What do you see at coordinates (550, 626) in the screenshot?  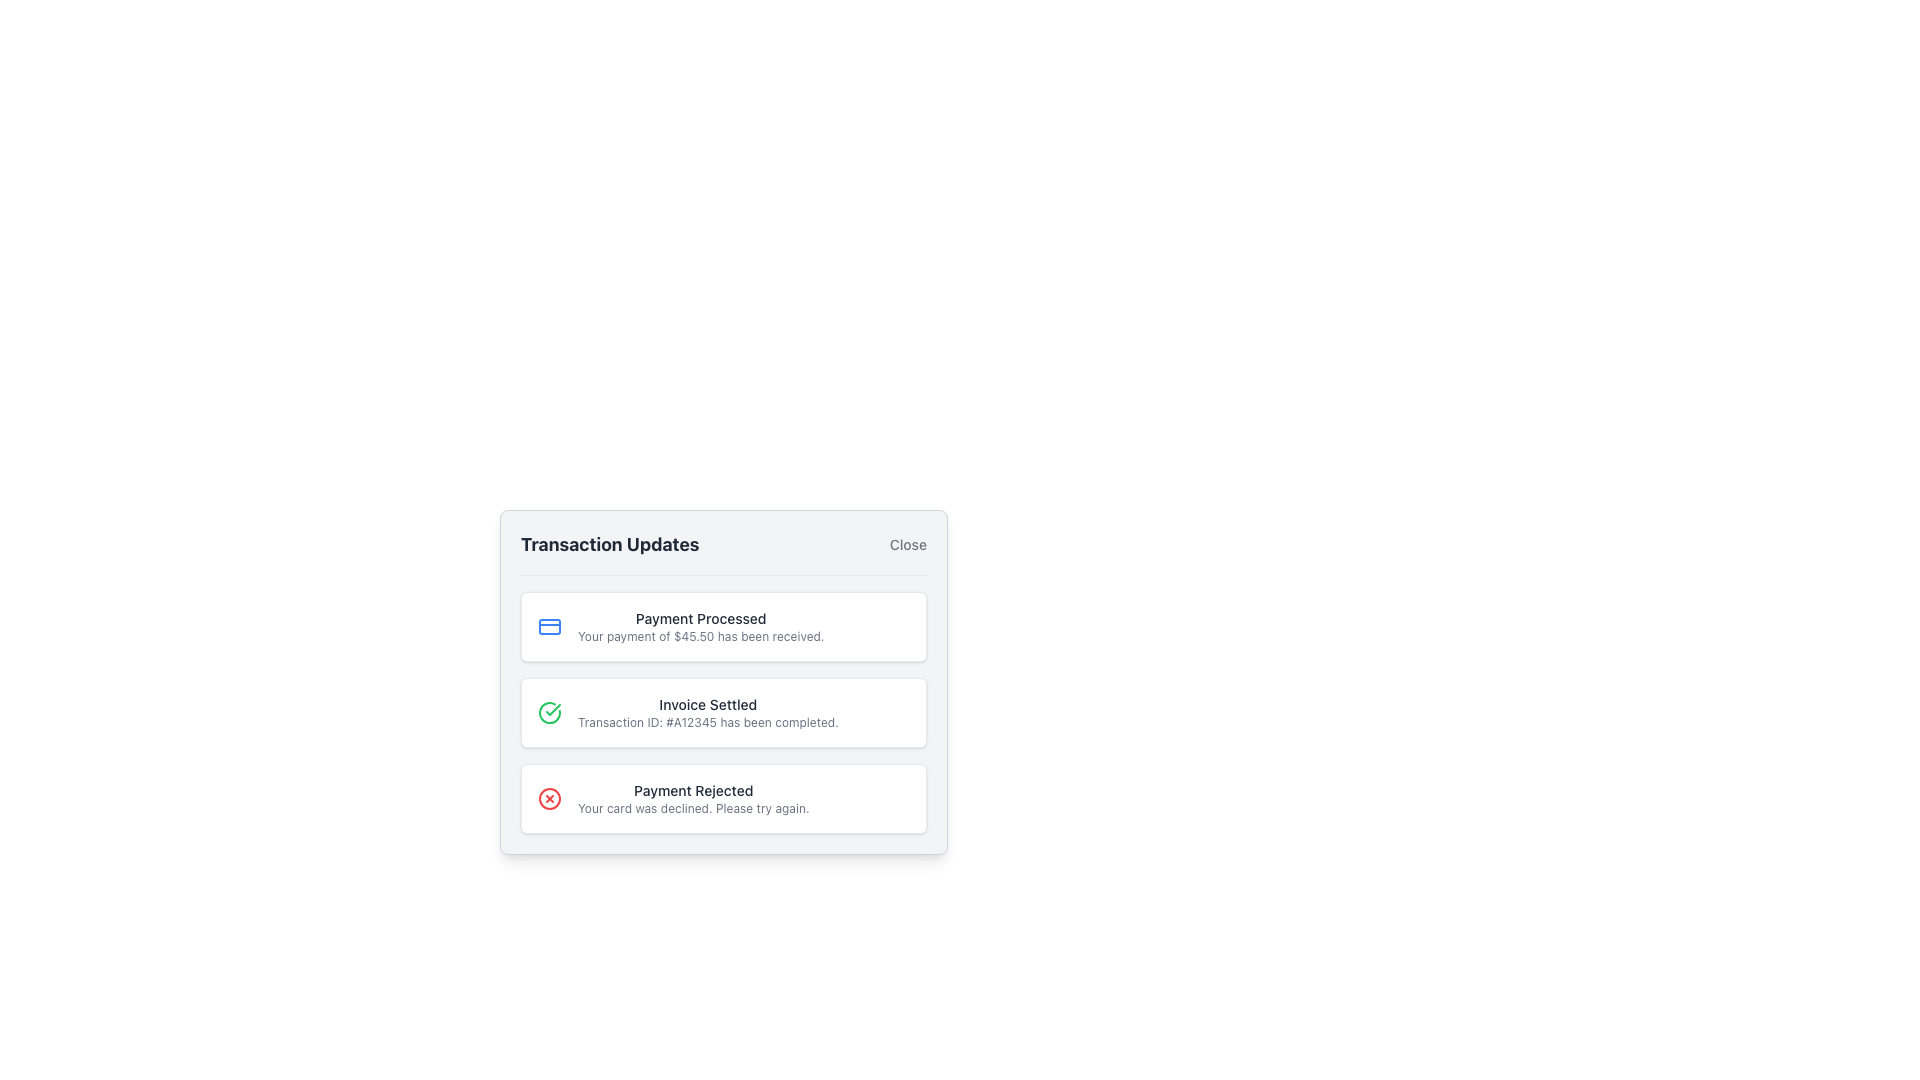 I see `the SVG rectangle representing the credit card icon located next to the 'Payment Processed' text in the 'Transaction Updates' section to interact with the icon` at bounding box center [550, 626].